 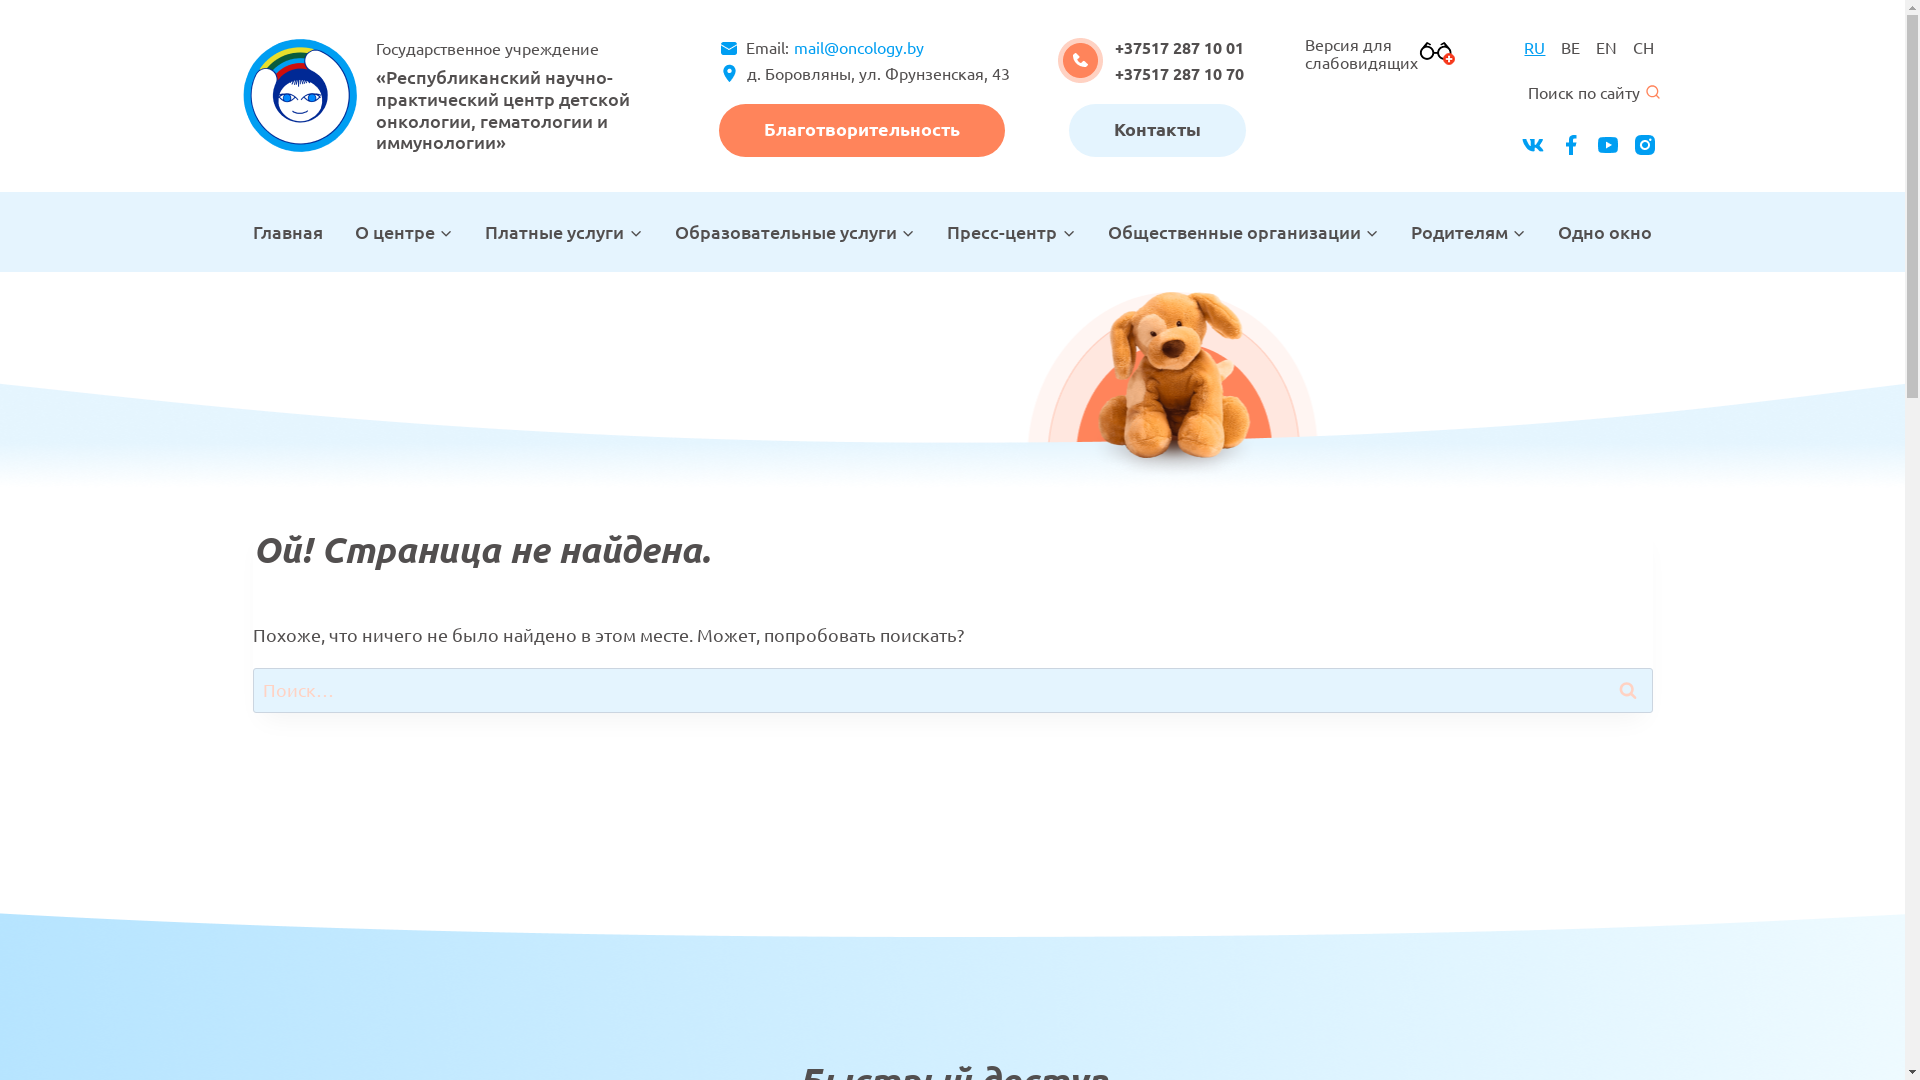 I want to click on '+37517 287 10 70', so click(x=1179, y=72).